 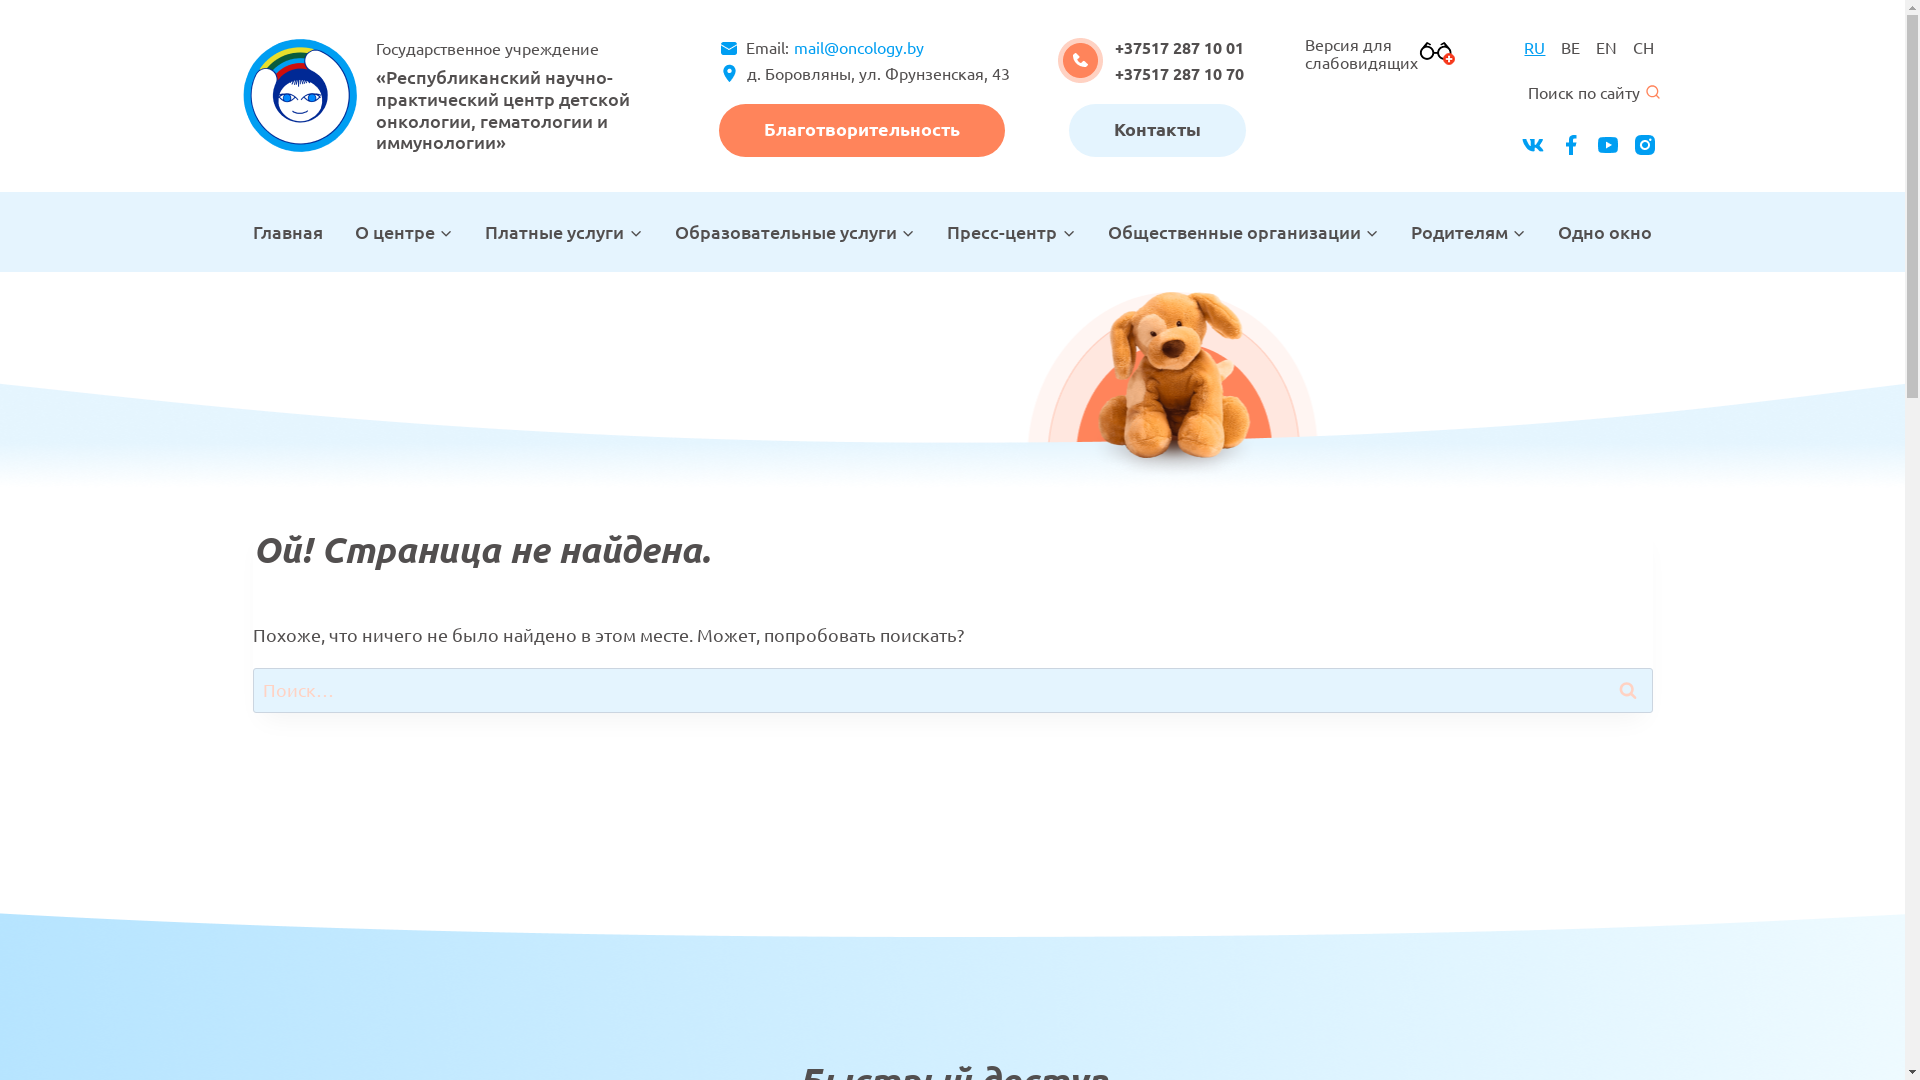 I want to click on '+37517 287 10 70', so click(x=1179, y=72).